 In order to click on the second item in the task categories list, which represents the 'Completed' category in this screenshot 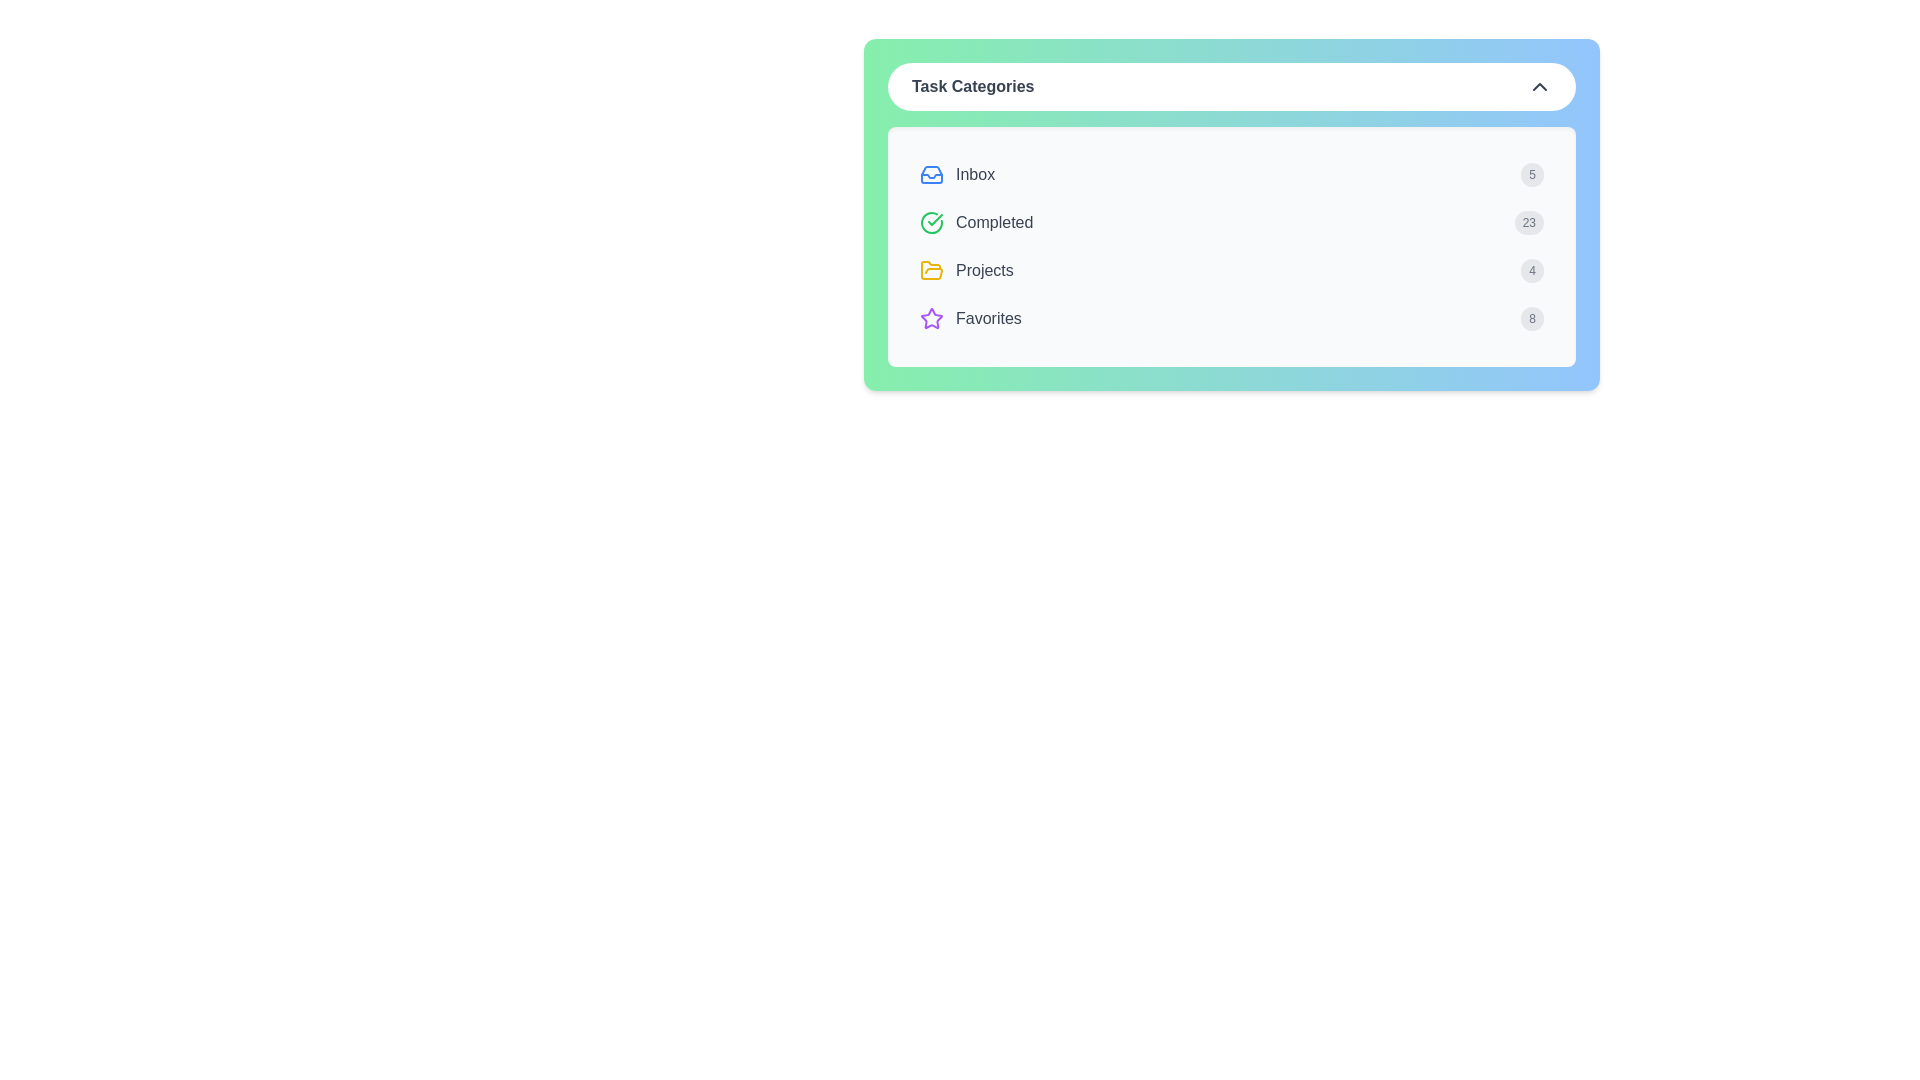, I will do `click(1231, 223)`.